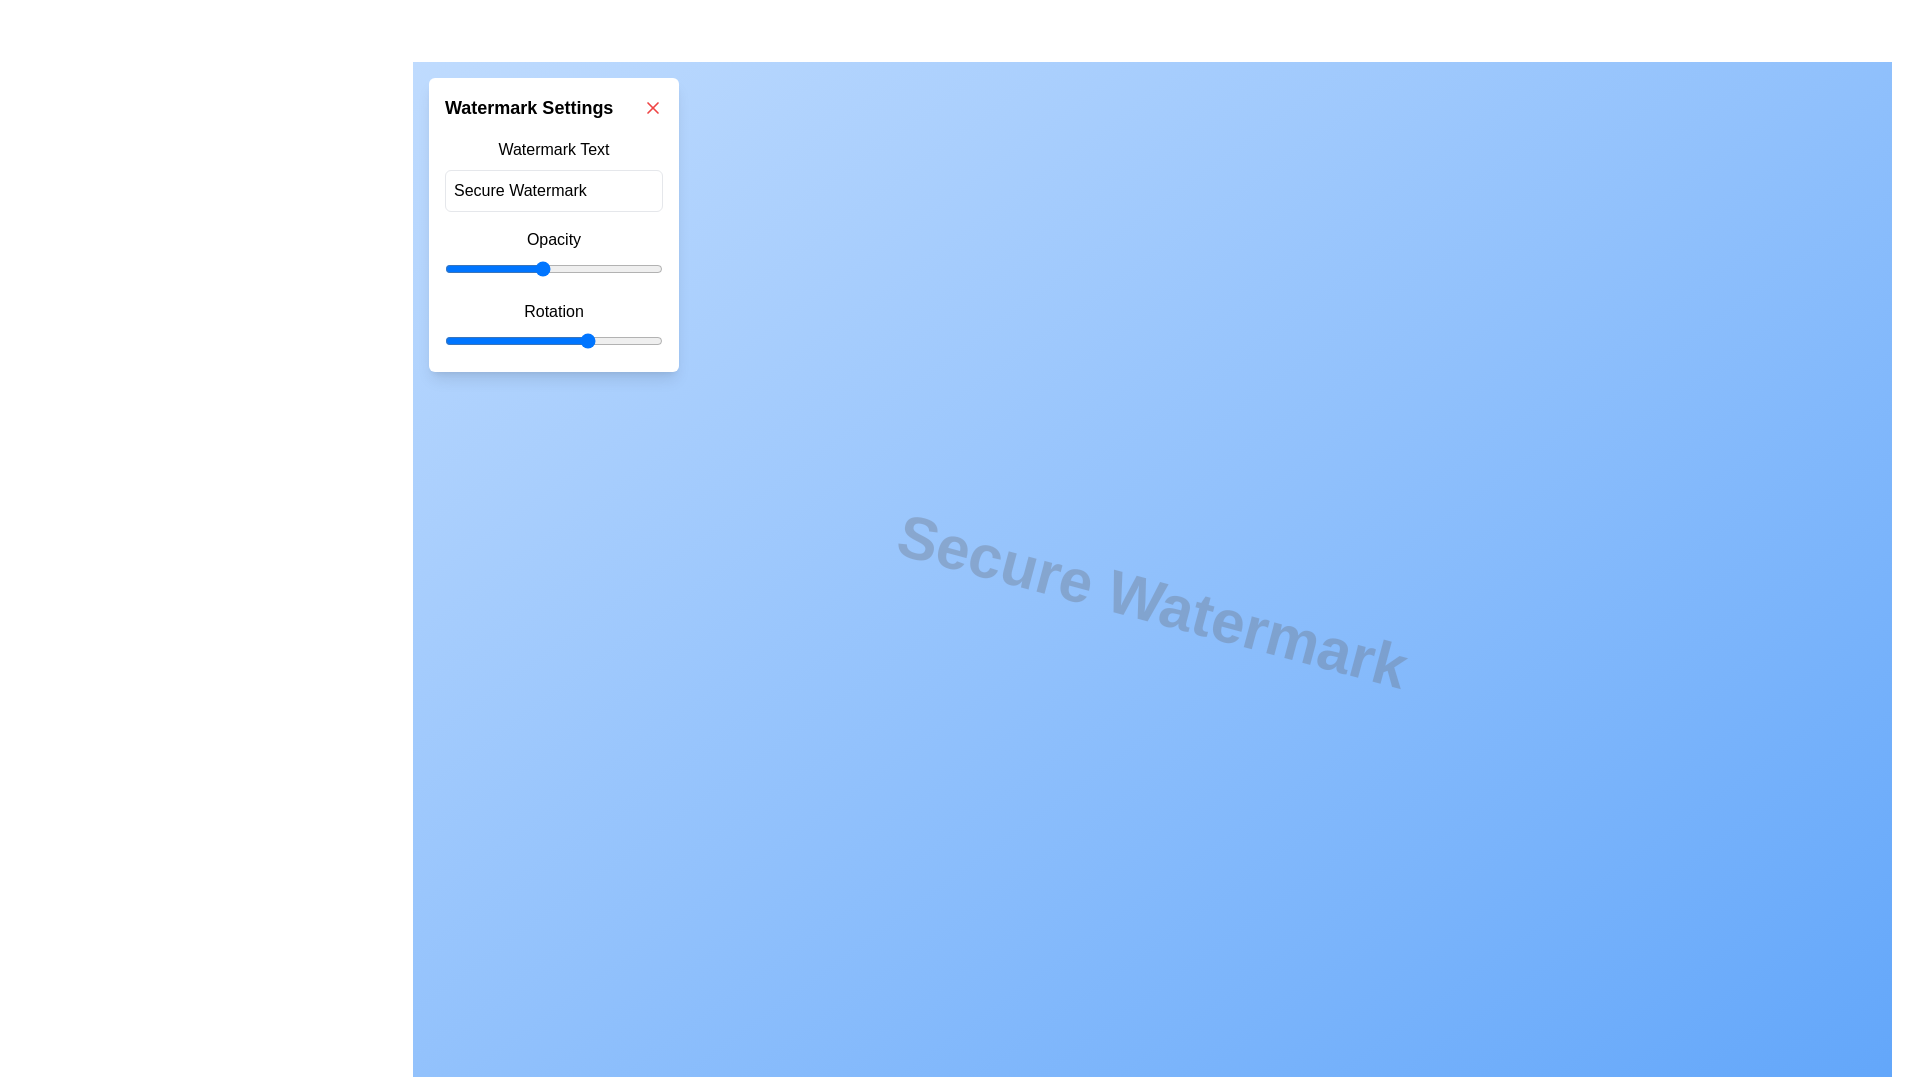 Image resolution: width=1920 pixels, height=1080 pixels. Describe the element at coordinates (553, 108) in the screenshot. I see `the text label at the top of the 'Watermark Settings' panel, which serves as the title for the settings` at that location.